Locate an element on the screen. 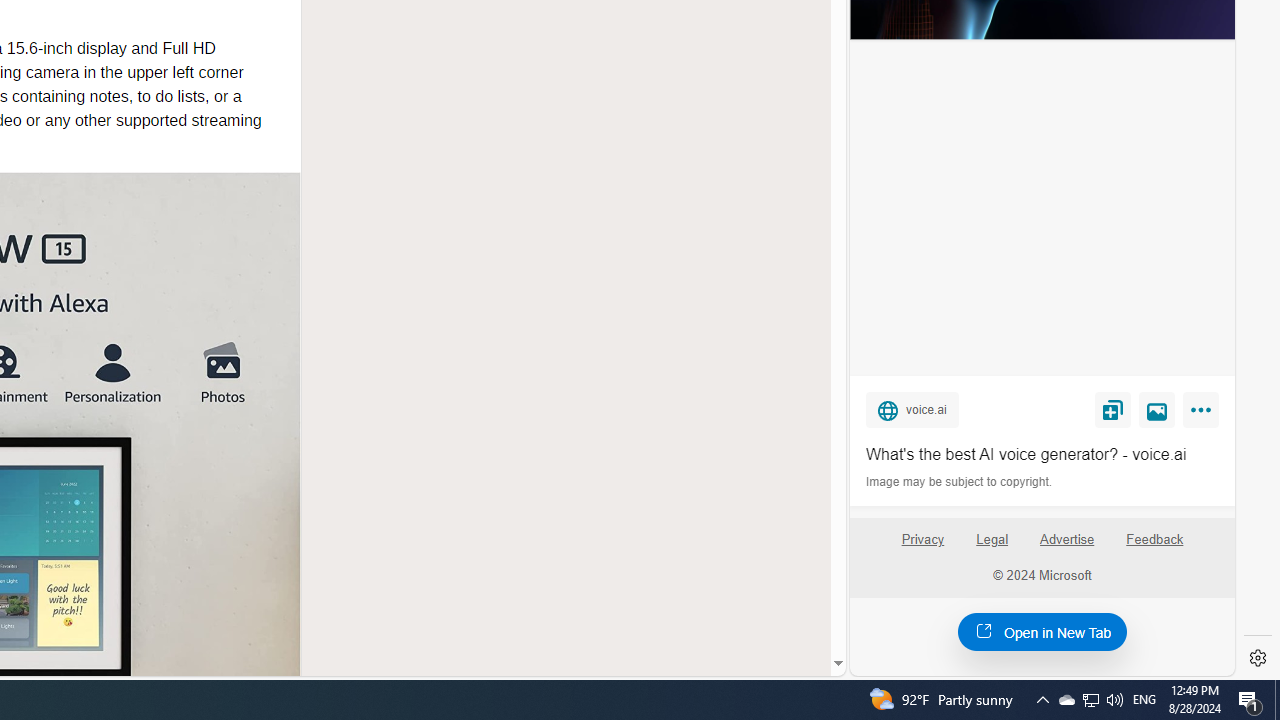  'Privacy' is located at coordinates (921, 547).